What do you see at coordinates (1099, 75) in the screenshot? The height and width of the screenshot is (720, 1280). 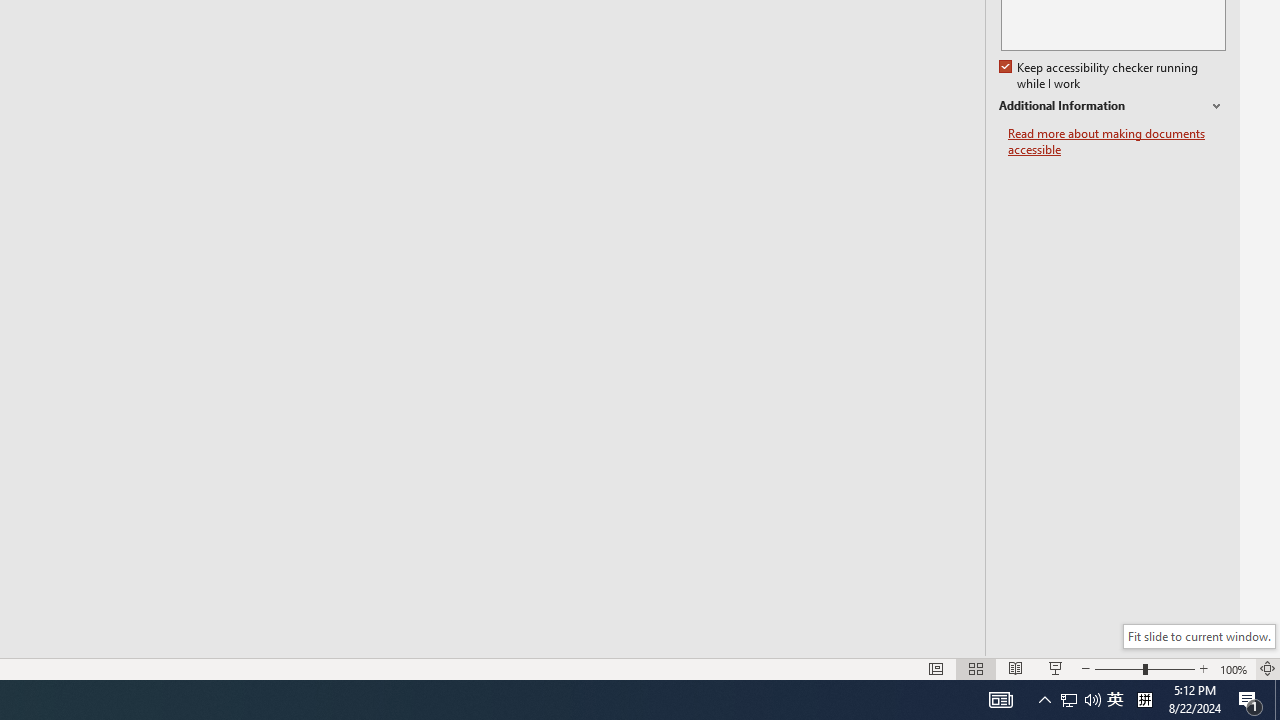 I see `'Keep accessibility checker running while I work'` at bounding box center [1099, 75].